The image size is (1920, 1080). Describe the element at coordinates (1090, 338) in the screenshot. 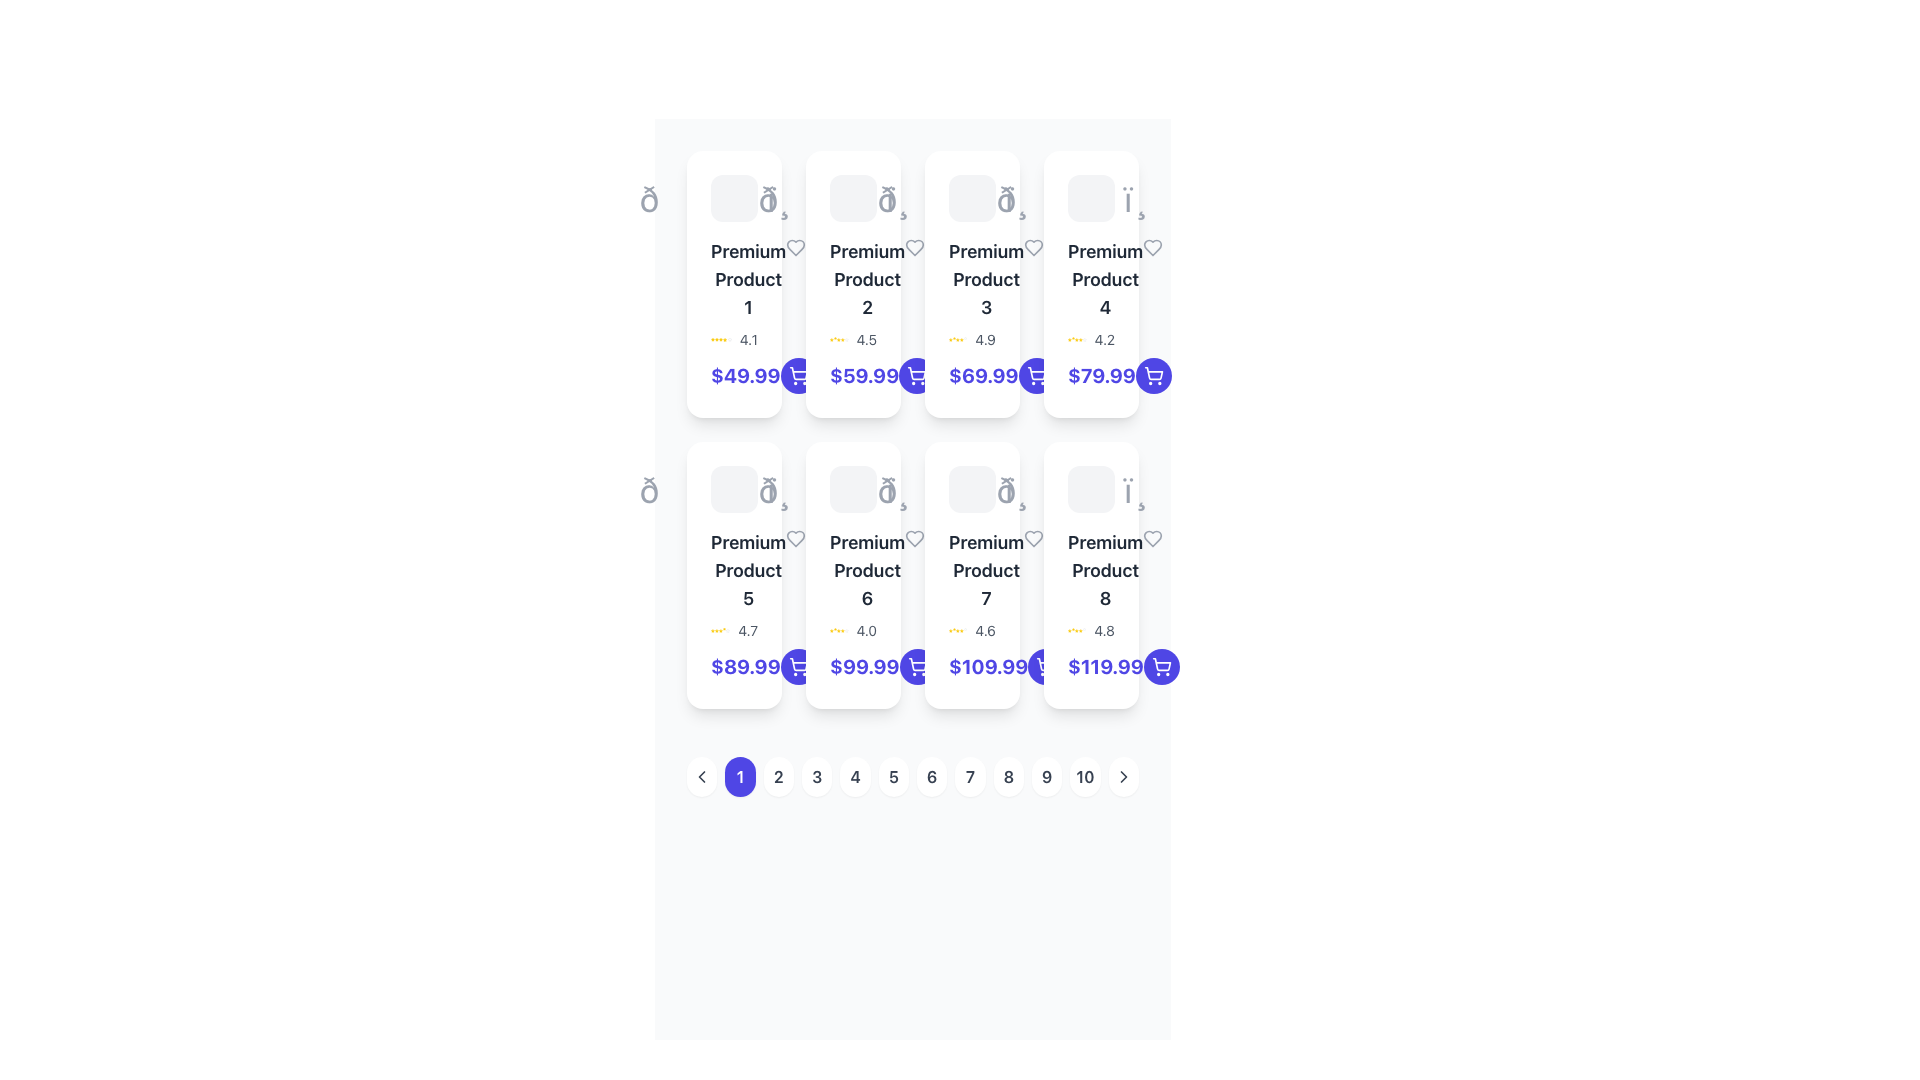

I see `the Rating display component located in the fourth product card, which consists of yellow star icons and the text '4.2'` at that location.